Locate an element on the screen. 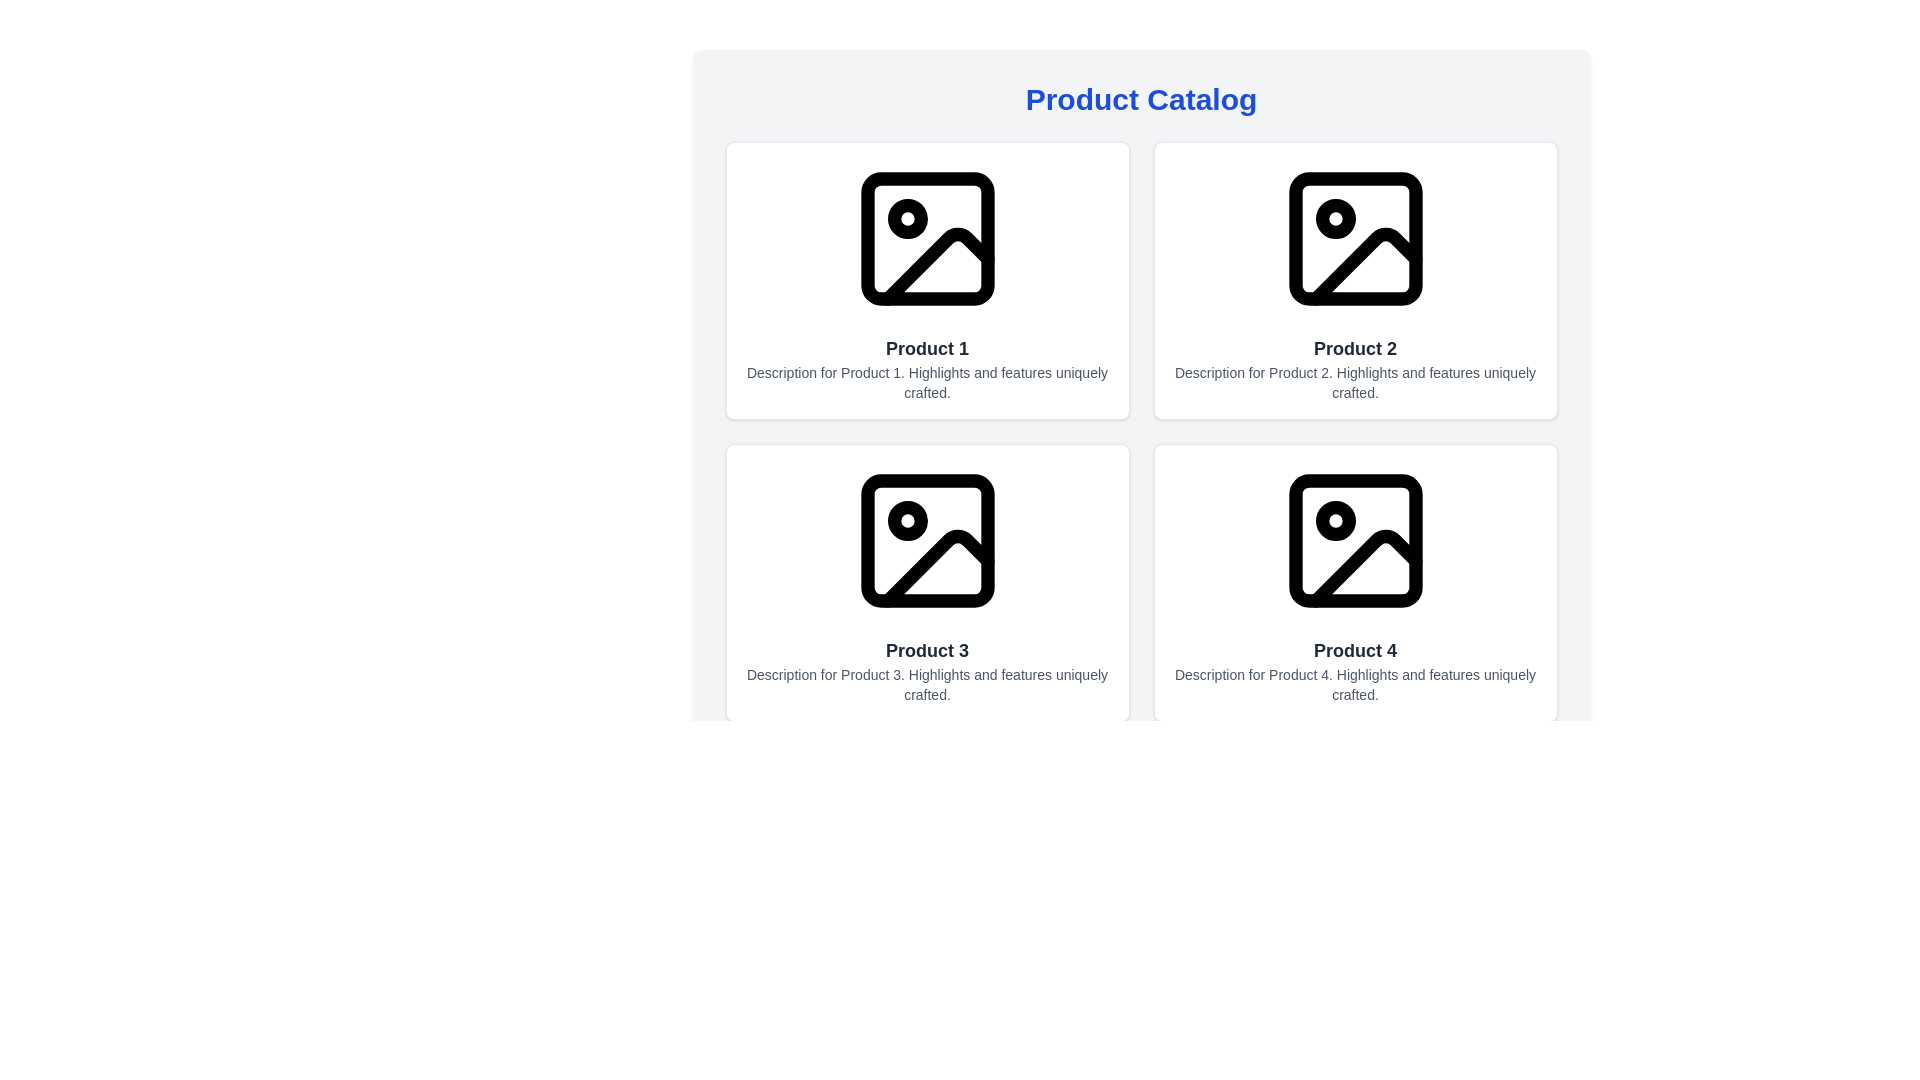  the Decorative component of the image placeholder icon located in the bottom-left of the 'Product 3' card within the SVG graphic is located at coordinates (926, 540).